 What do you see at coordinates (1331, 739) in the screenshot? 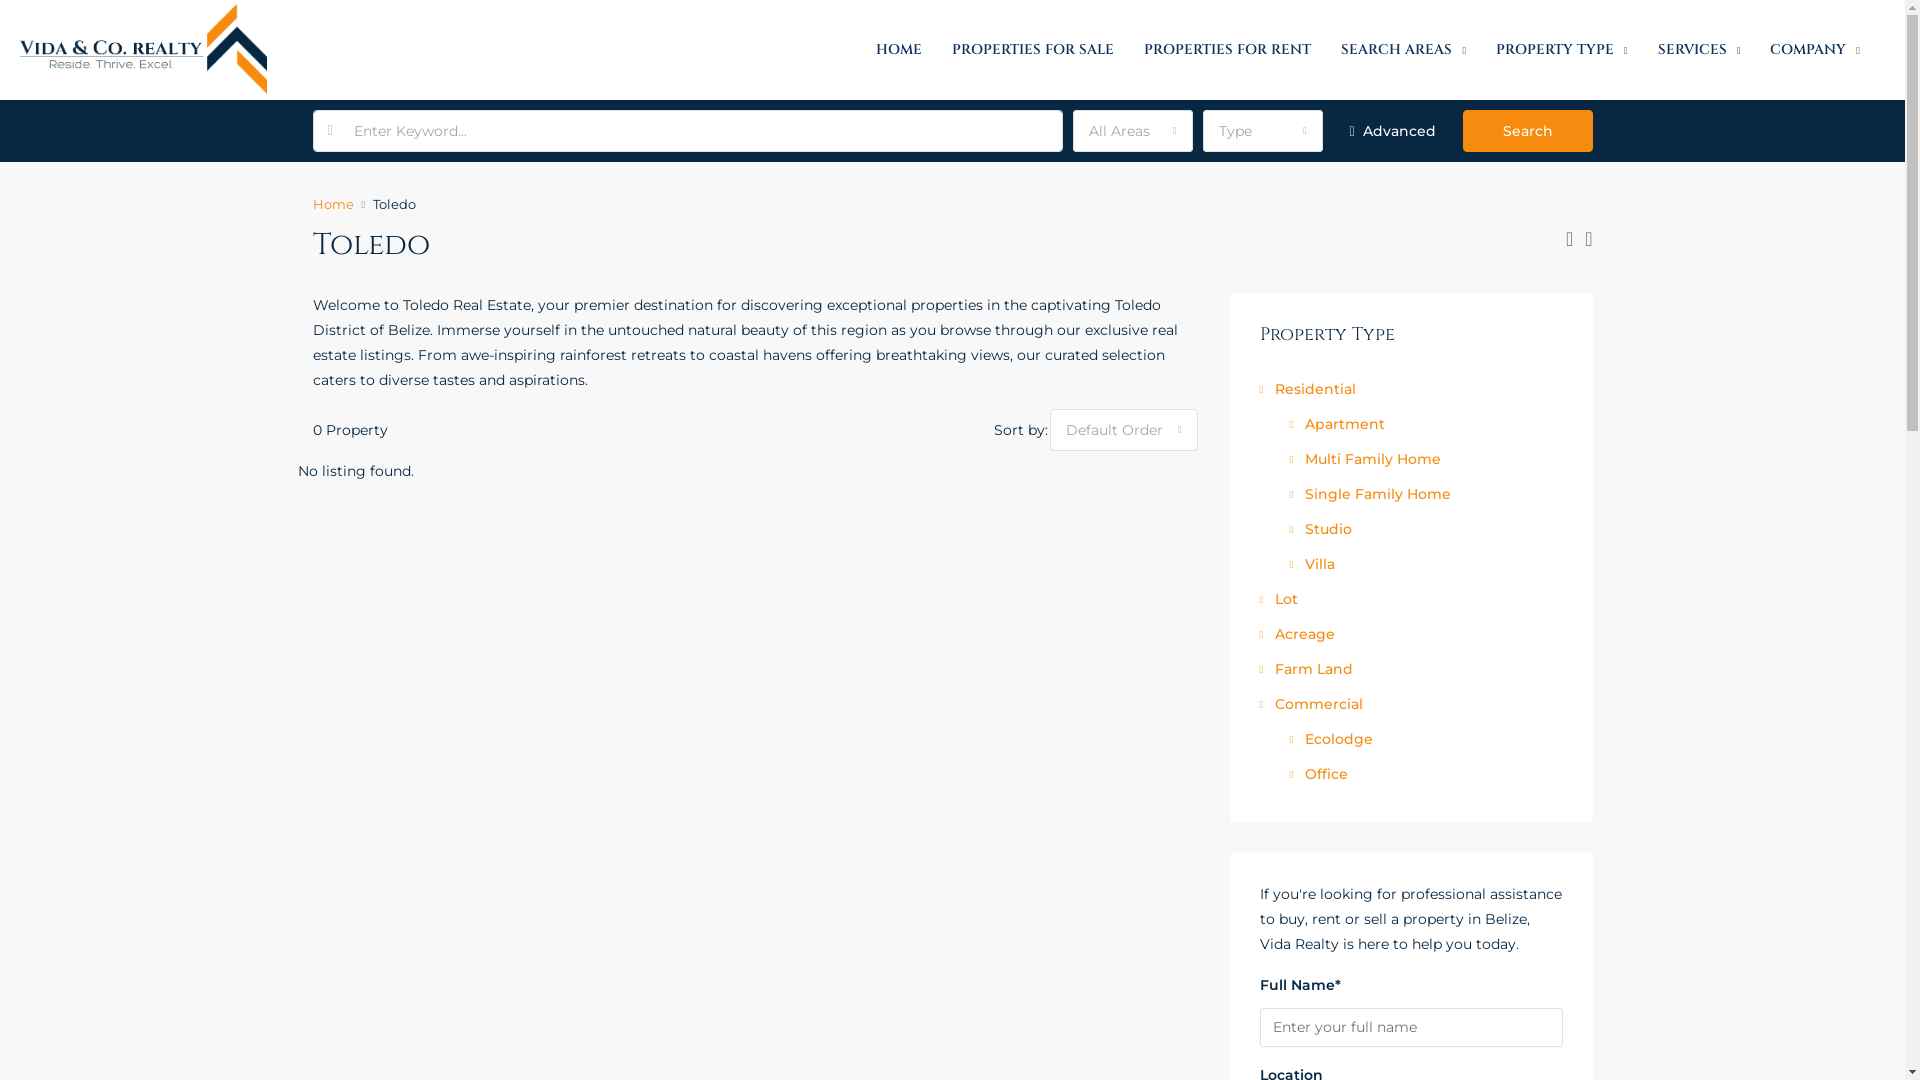
I see `'Ecolodge'` at bounding box center [1331, 739].